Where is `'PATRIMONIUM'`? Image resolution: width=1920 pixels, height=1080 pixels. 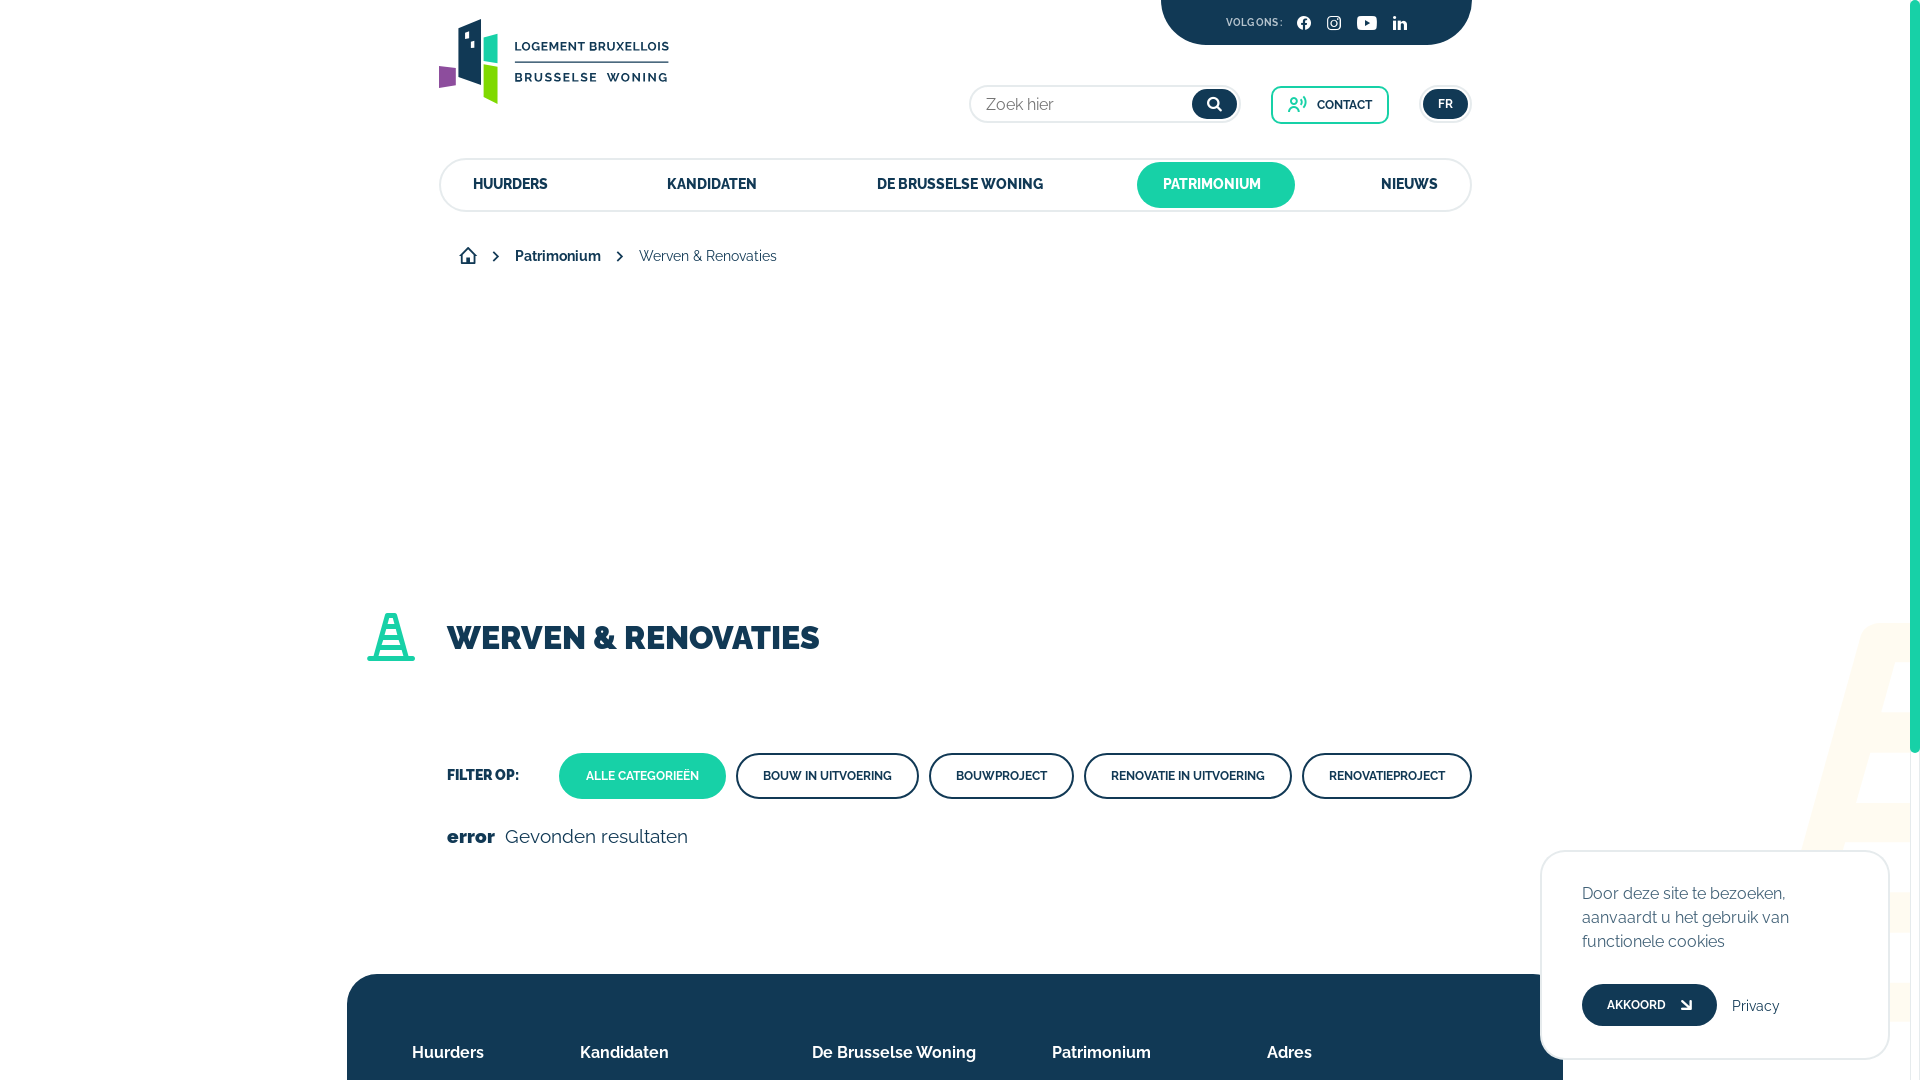 'PATRIMONIUM' is located at coordinates (1210, 184).